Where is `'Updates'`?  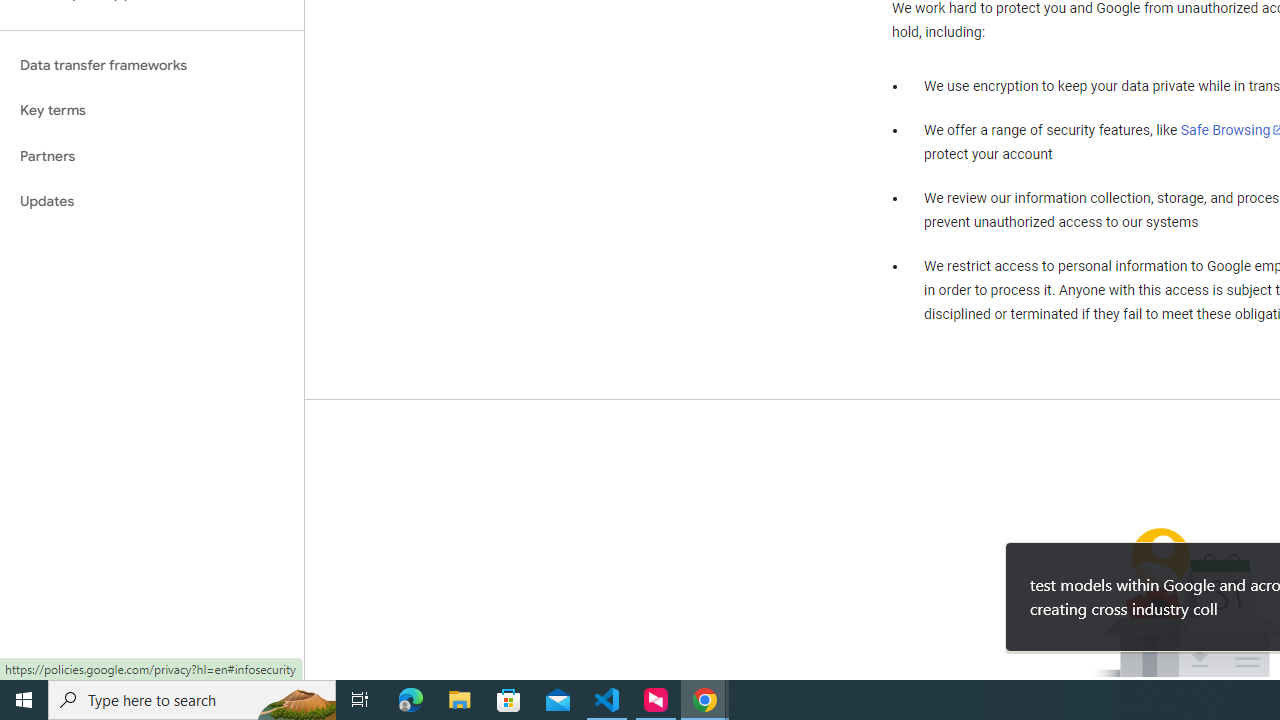 'Updates' is located at coordinates (151, 201).